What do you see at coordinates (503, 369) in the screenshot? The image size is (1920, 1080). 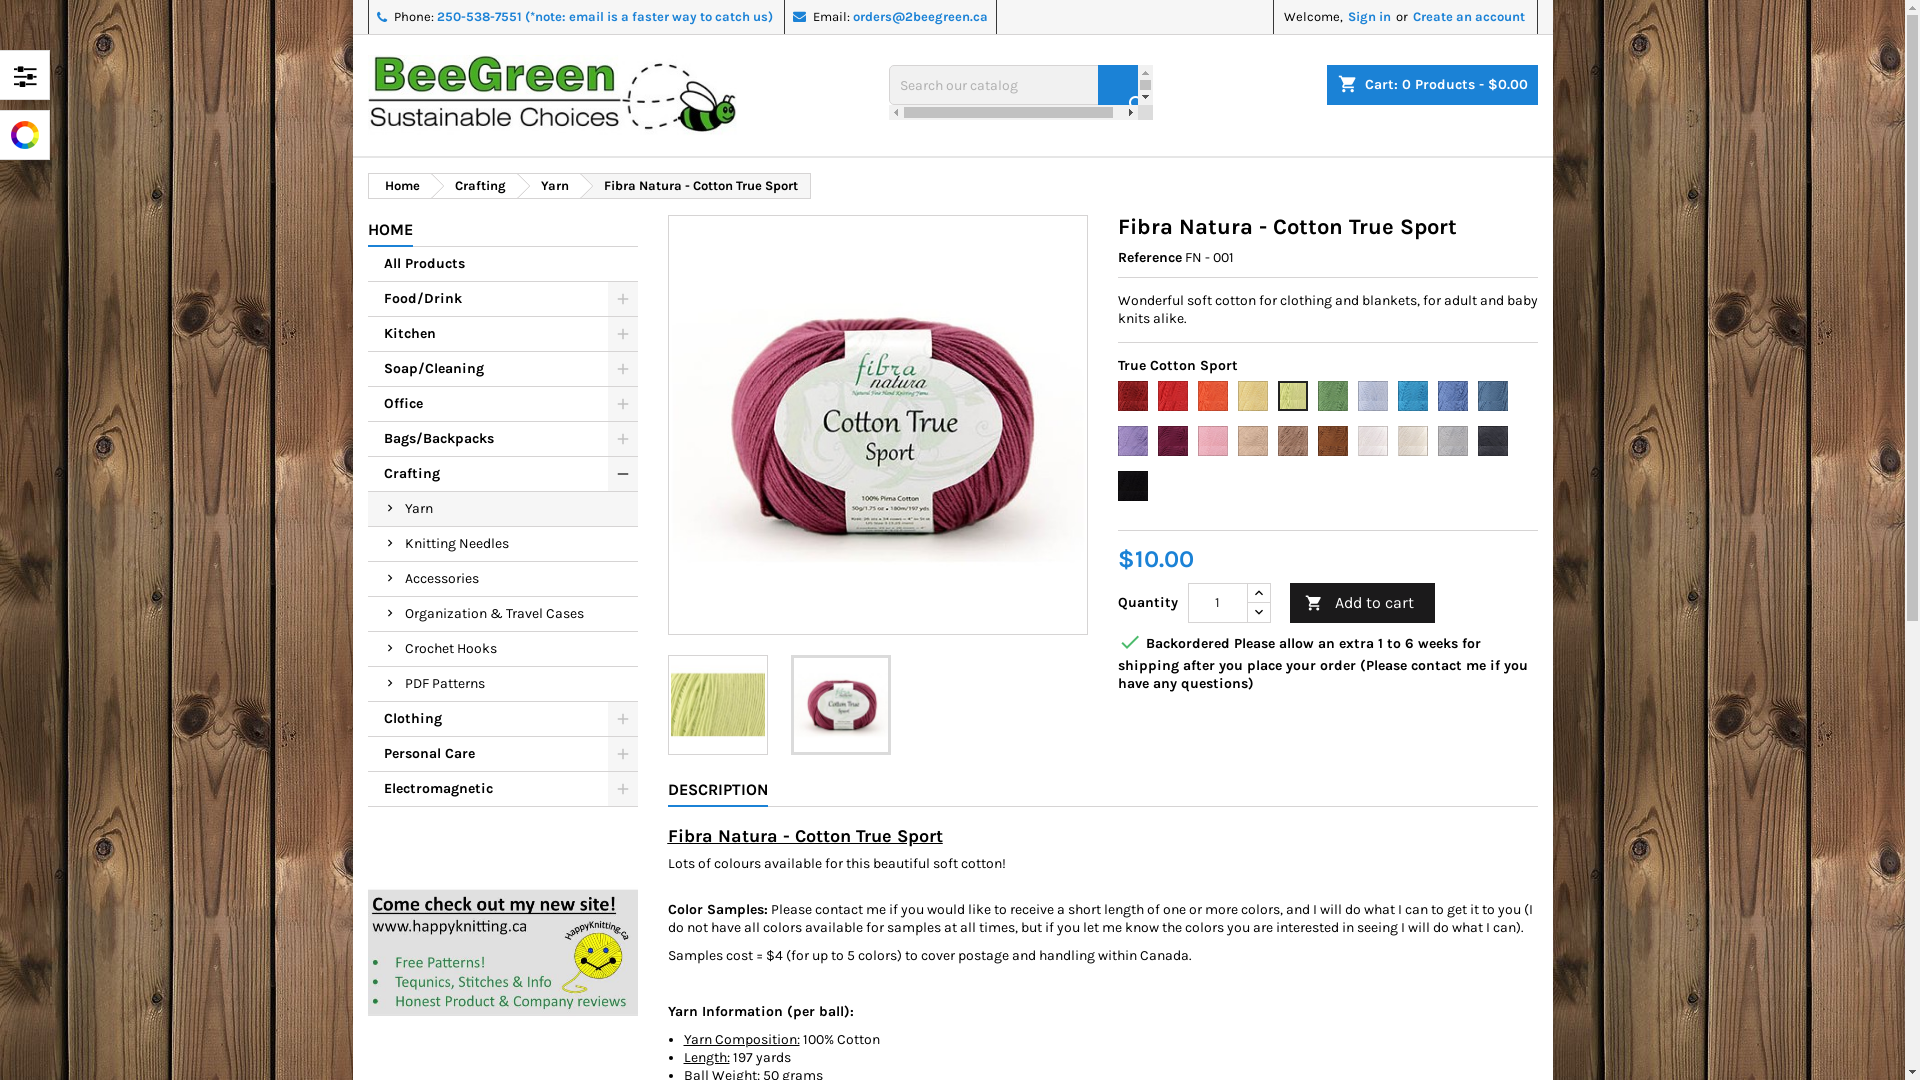 I see `'Soap/Cleaning'` at bounding box center [503, 369].